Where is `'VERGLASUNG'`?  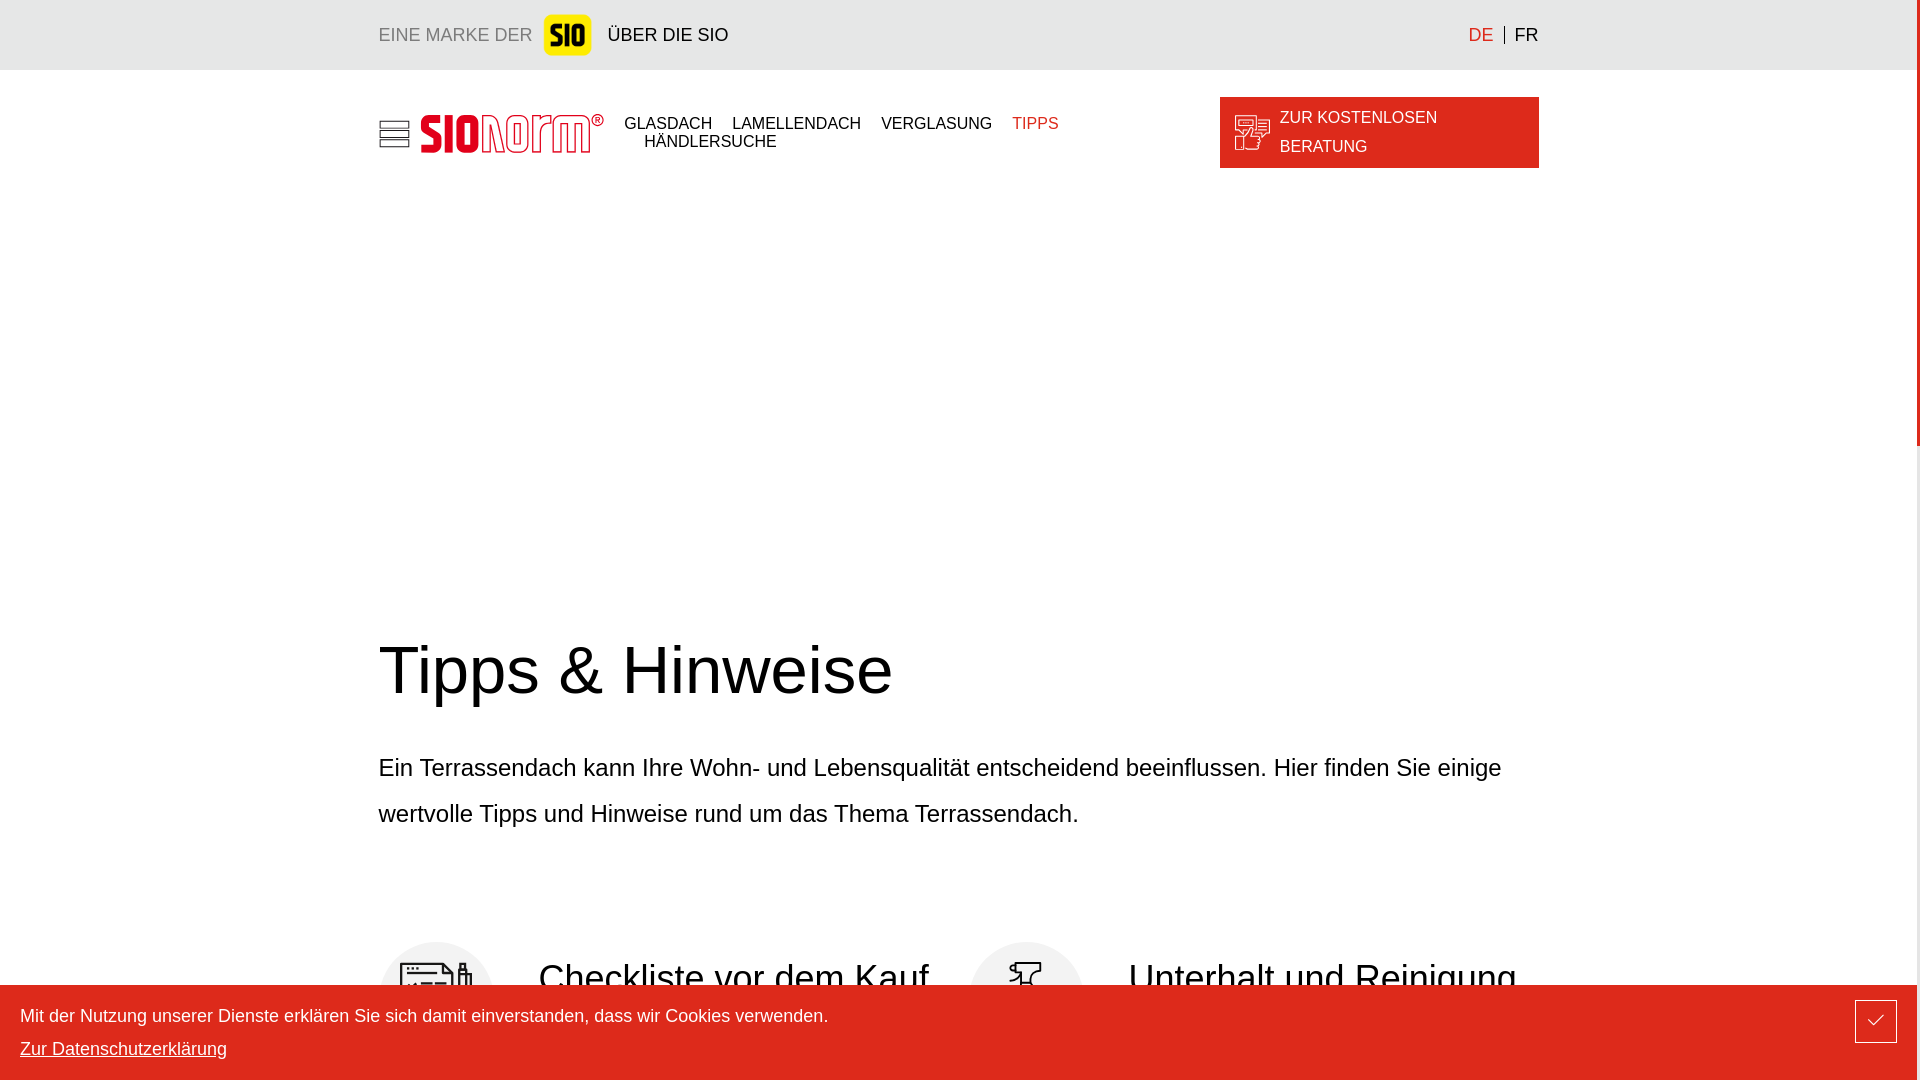 'VERGLASUNG' is located at coordinates (935, 123).